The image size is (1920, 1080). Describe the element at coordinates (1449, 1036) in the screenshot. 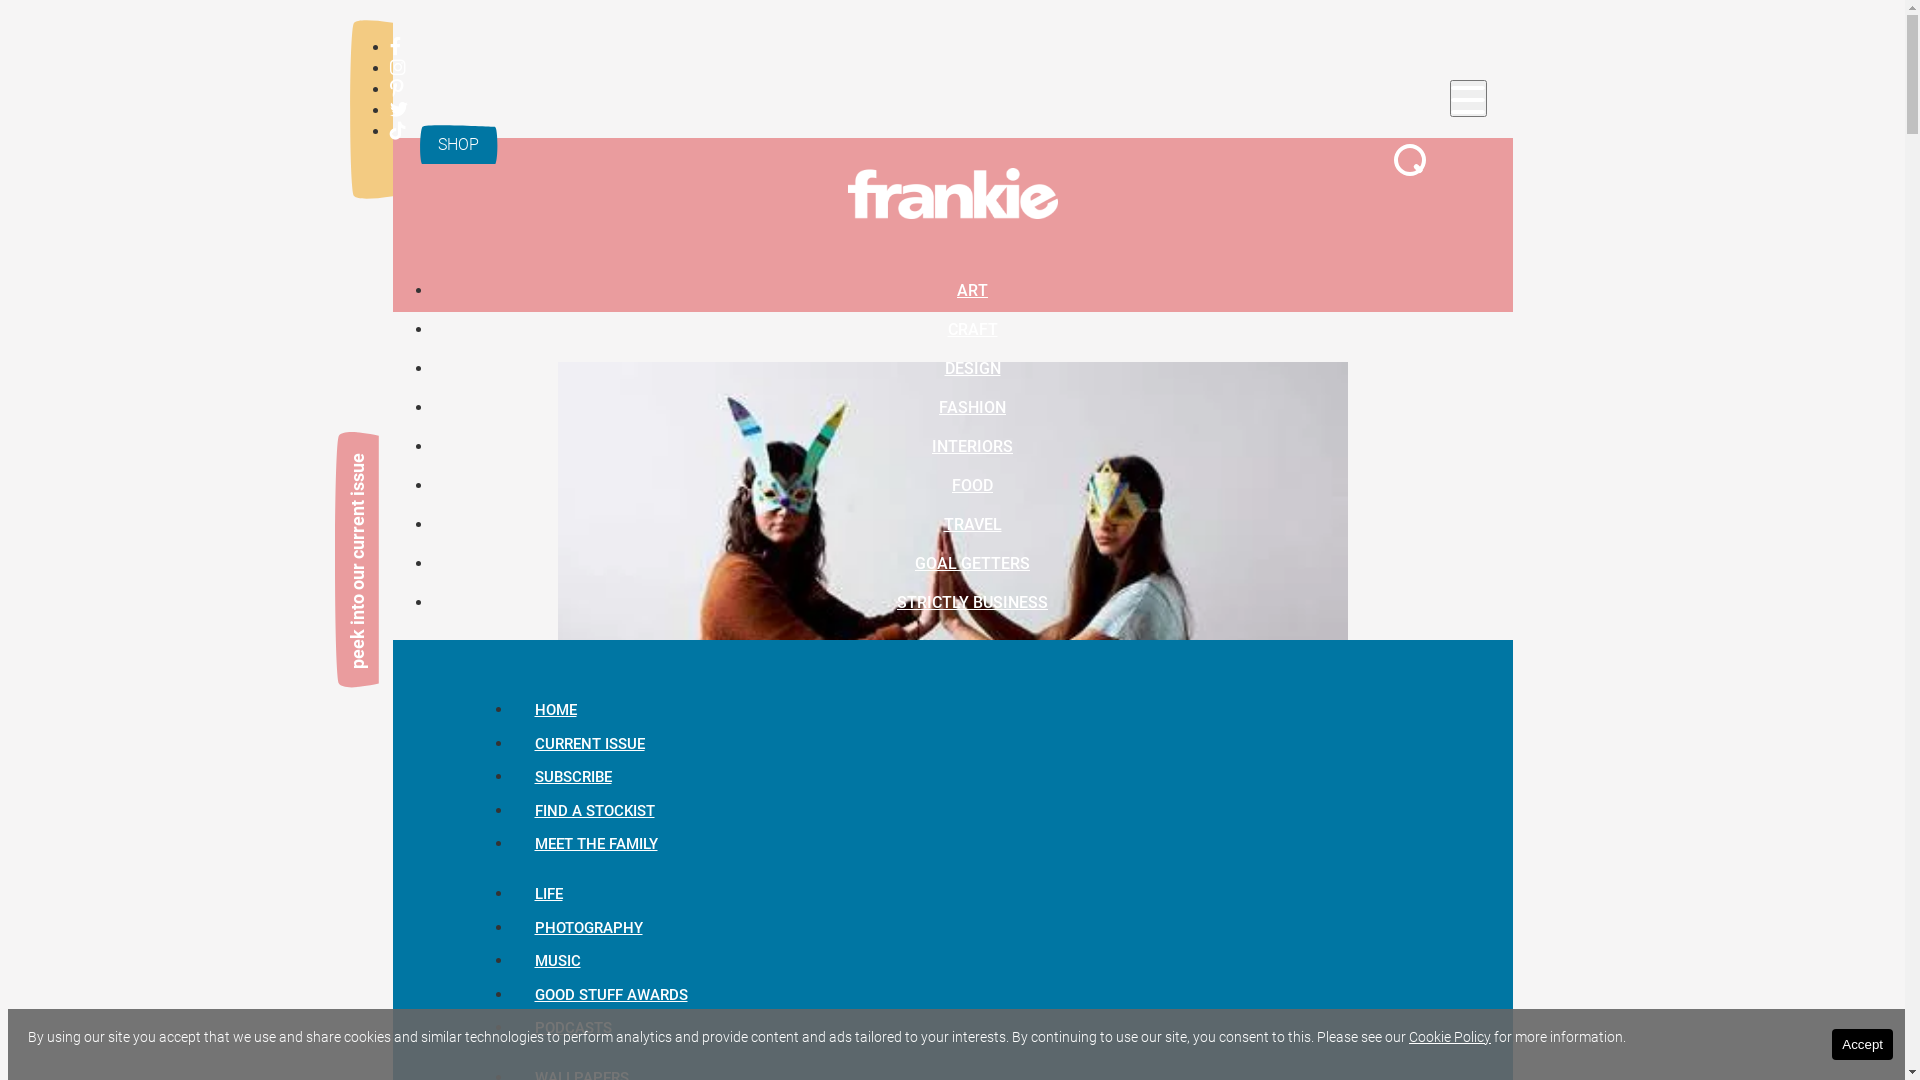

I see `'Cookie Policy'` at that location.